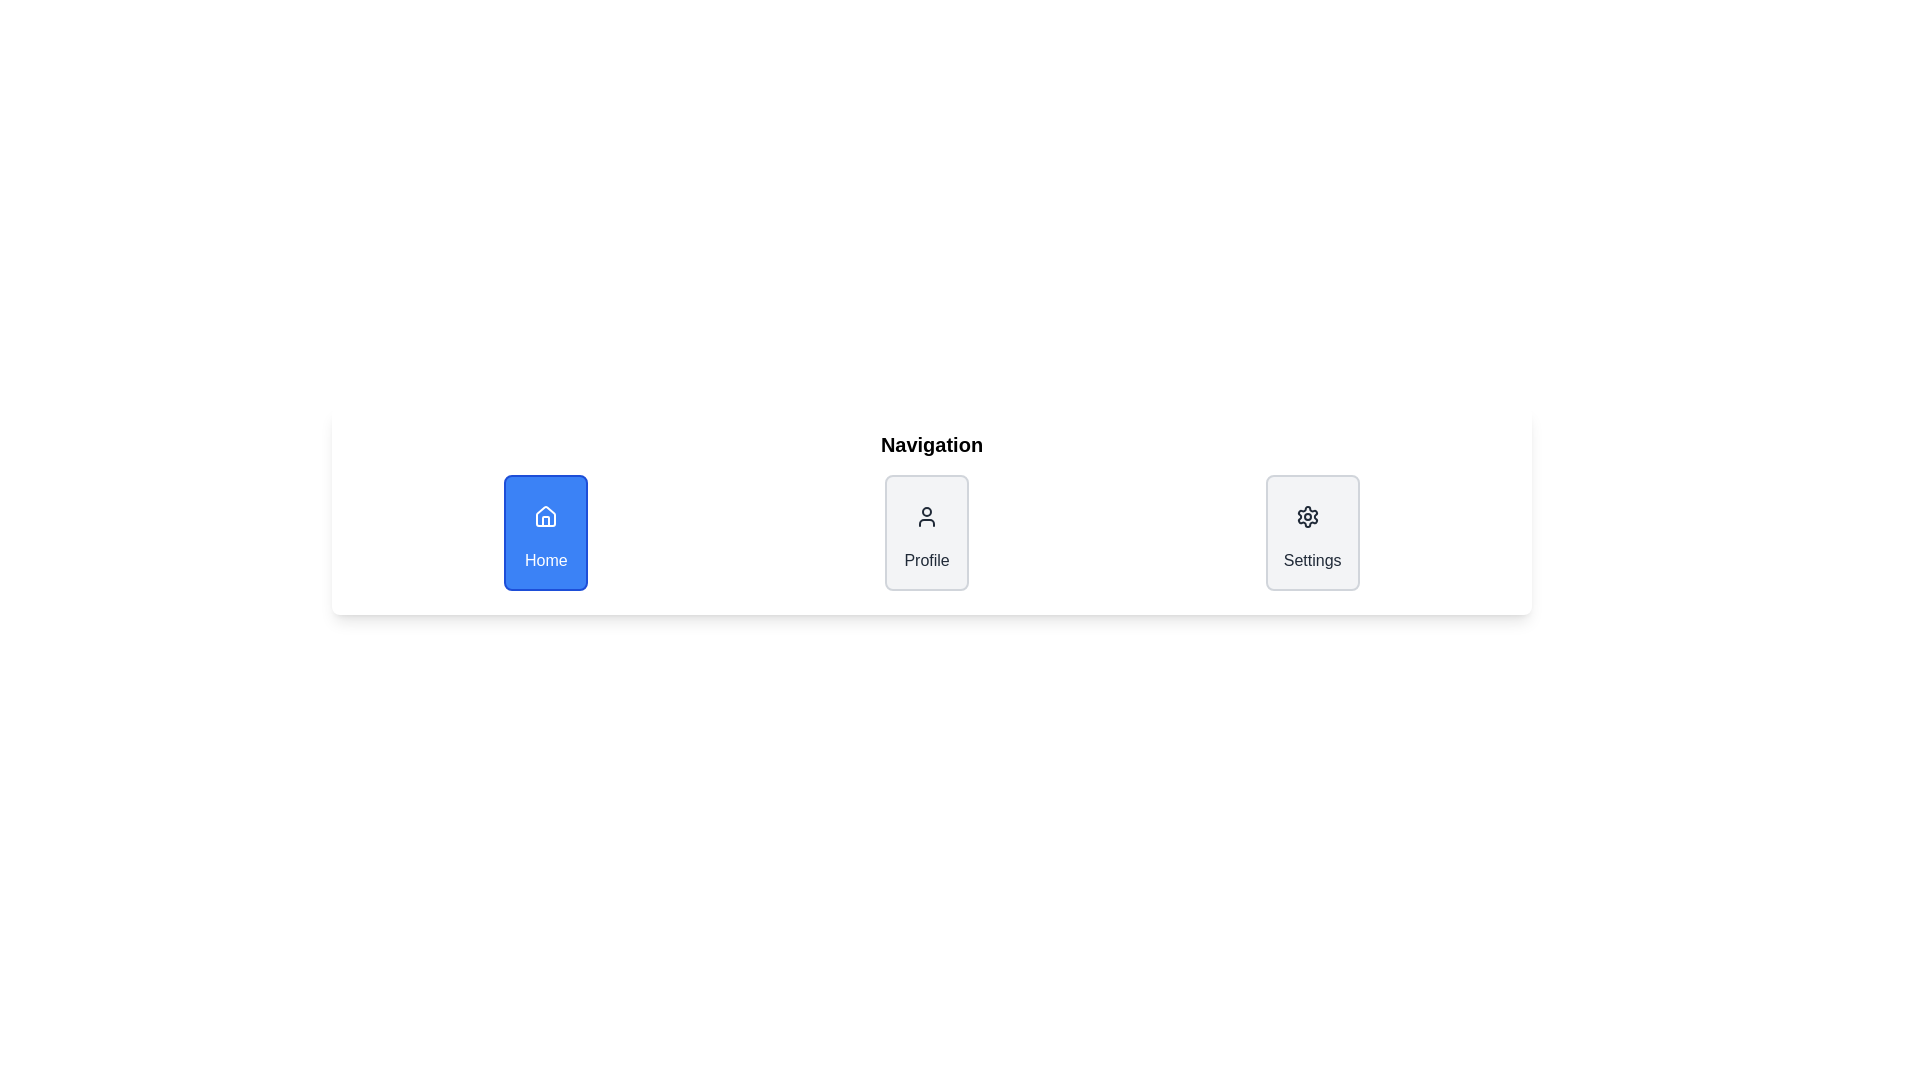  Describe the element at coordinates (1307, 515) in the screenshot. I see `the black gear-like icon representing settings, located at the far-right position of the horizontal navigation bar` at that location.